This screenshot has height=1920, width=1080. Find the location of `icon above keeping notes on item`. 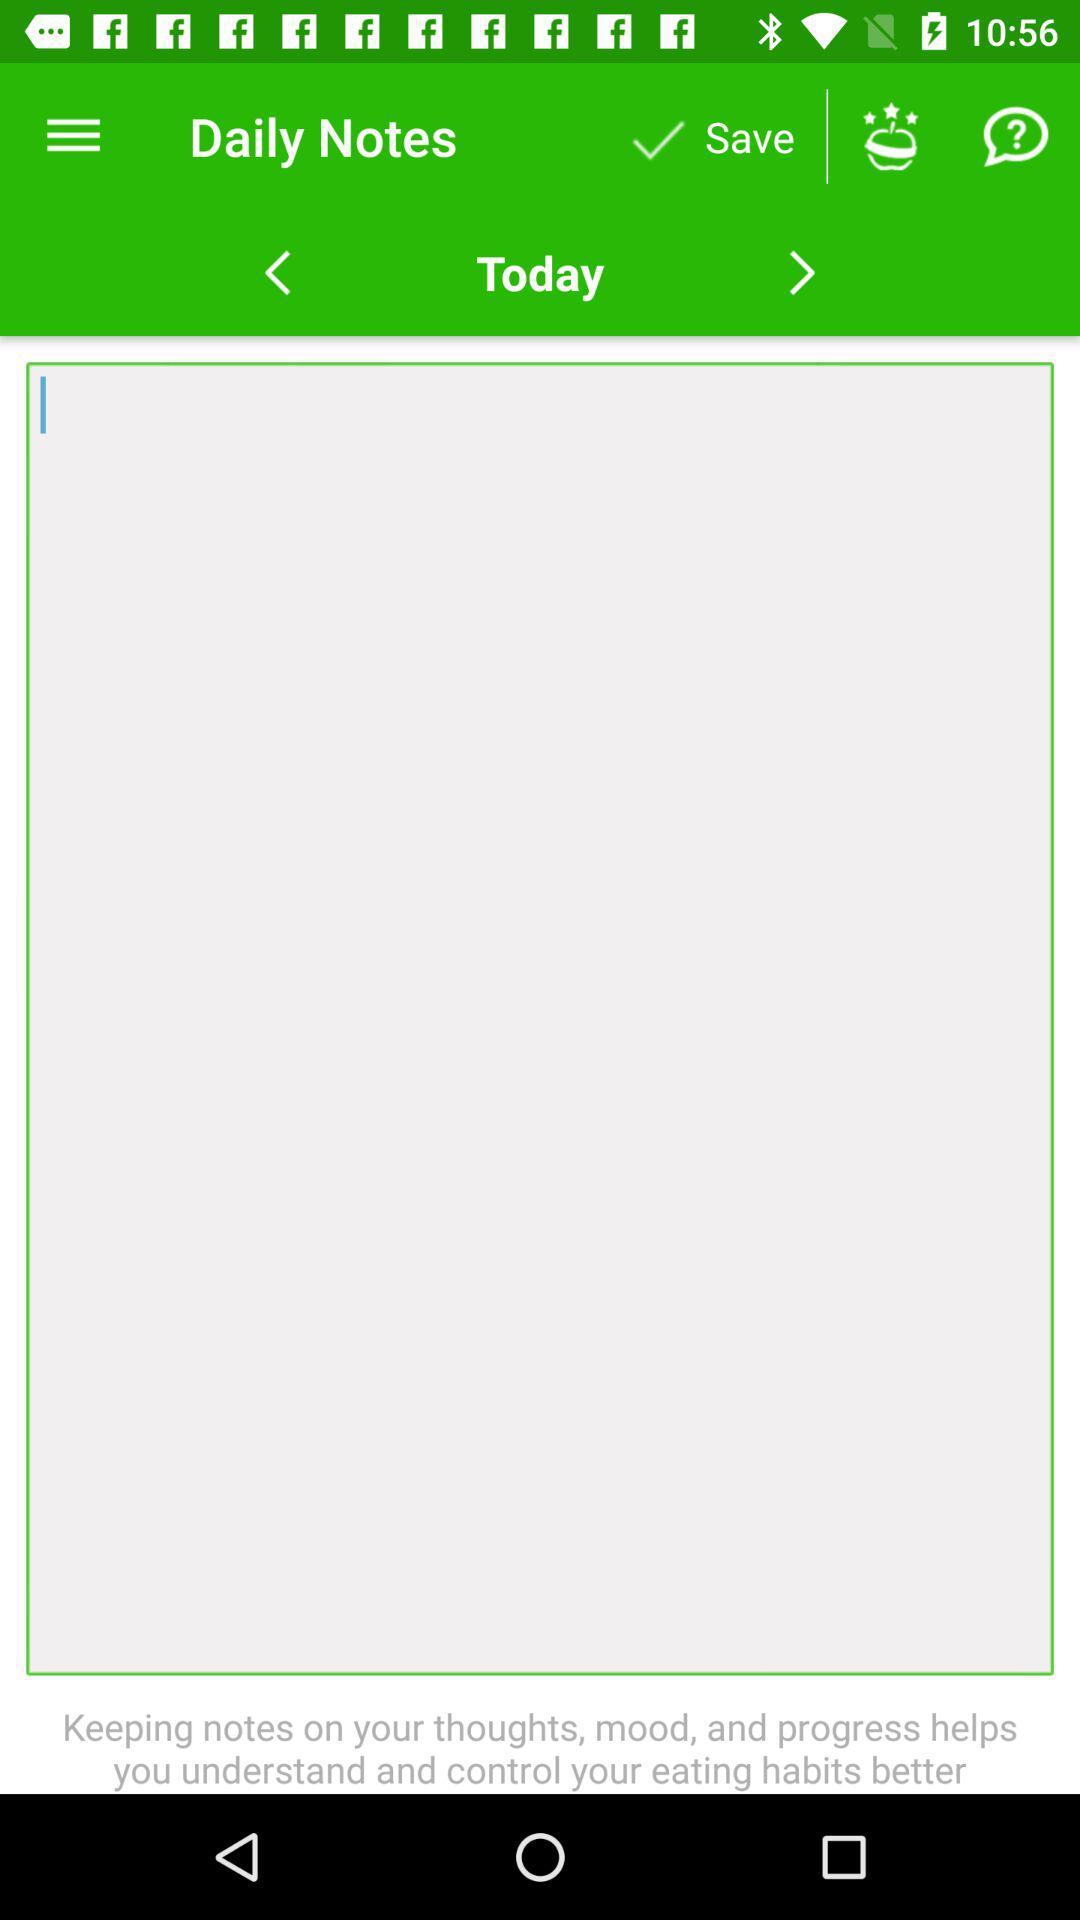

icon above keeping notes on item is located at coordinates (540, 1018).